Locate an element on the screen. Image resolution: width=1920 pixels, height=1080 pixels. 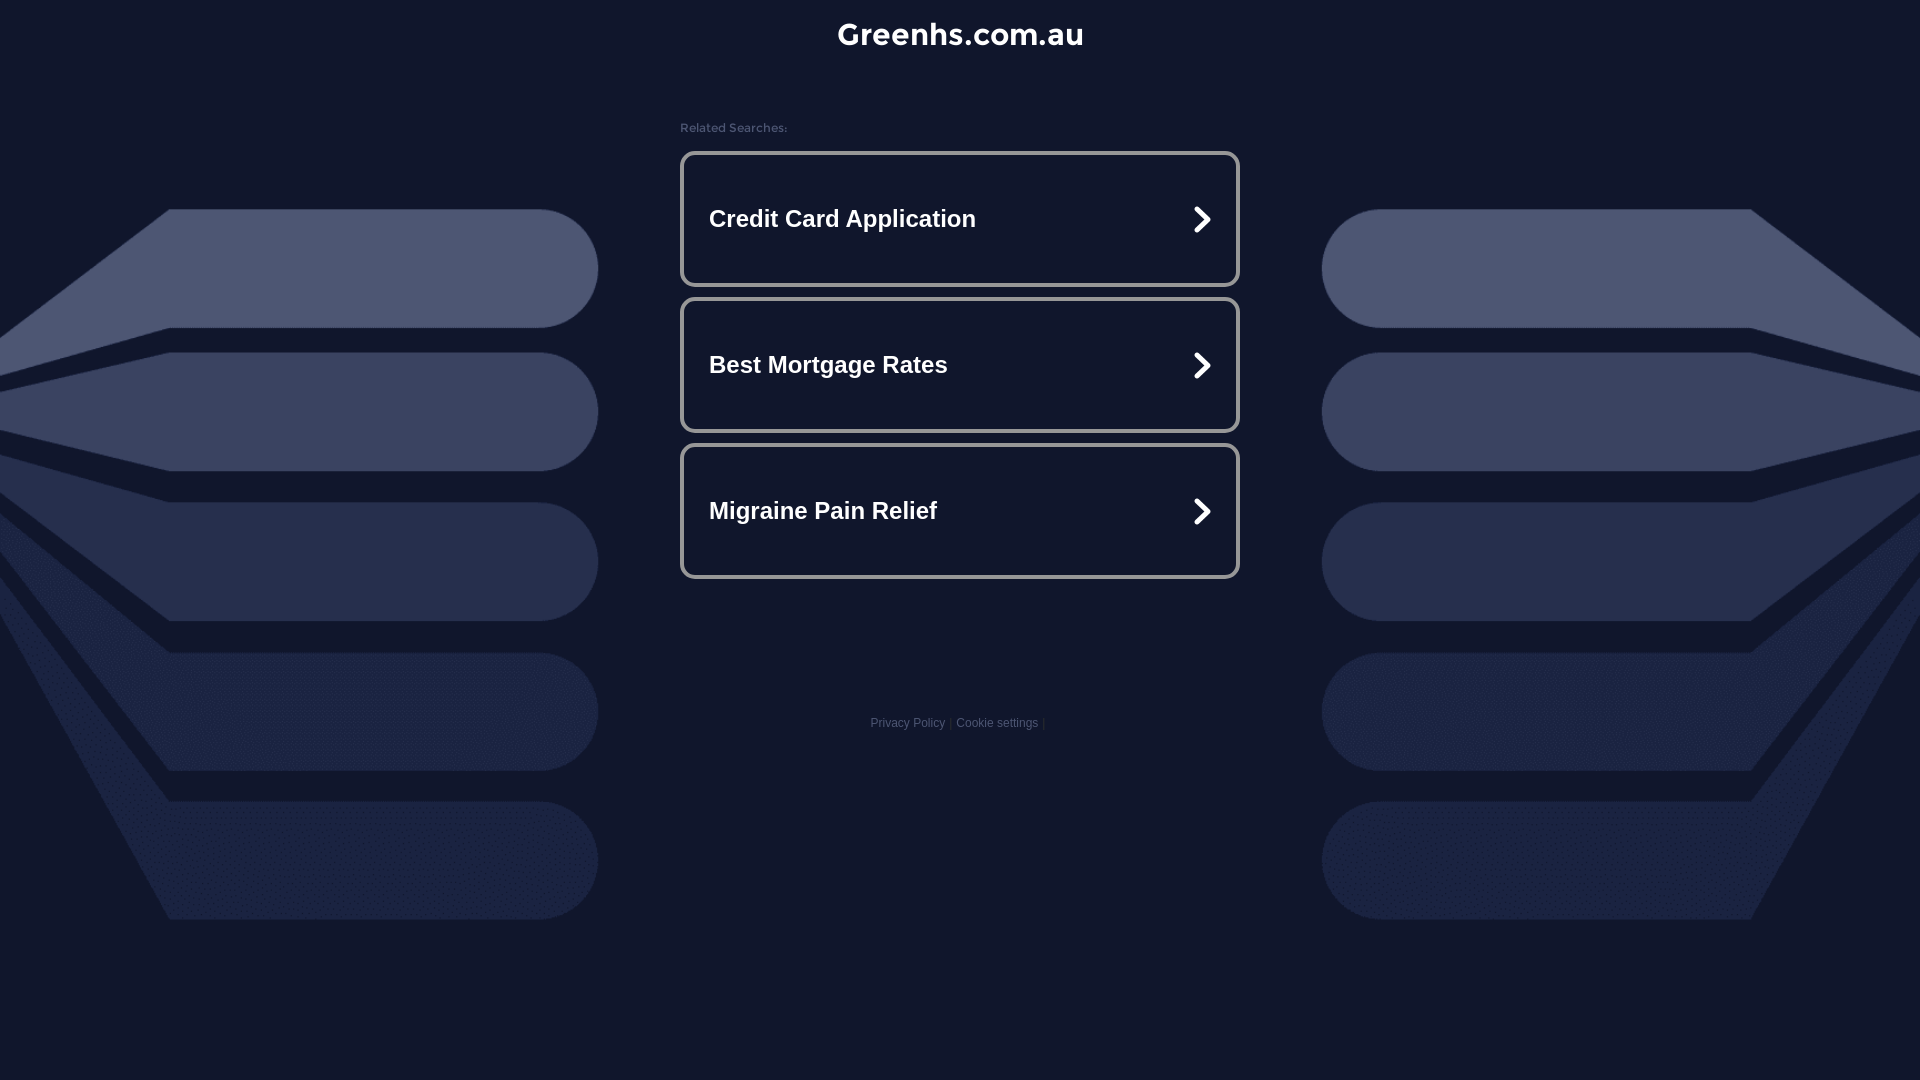
'Cookie settings' is located at coordinates (997, 722).